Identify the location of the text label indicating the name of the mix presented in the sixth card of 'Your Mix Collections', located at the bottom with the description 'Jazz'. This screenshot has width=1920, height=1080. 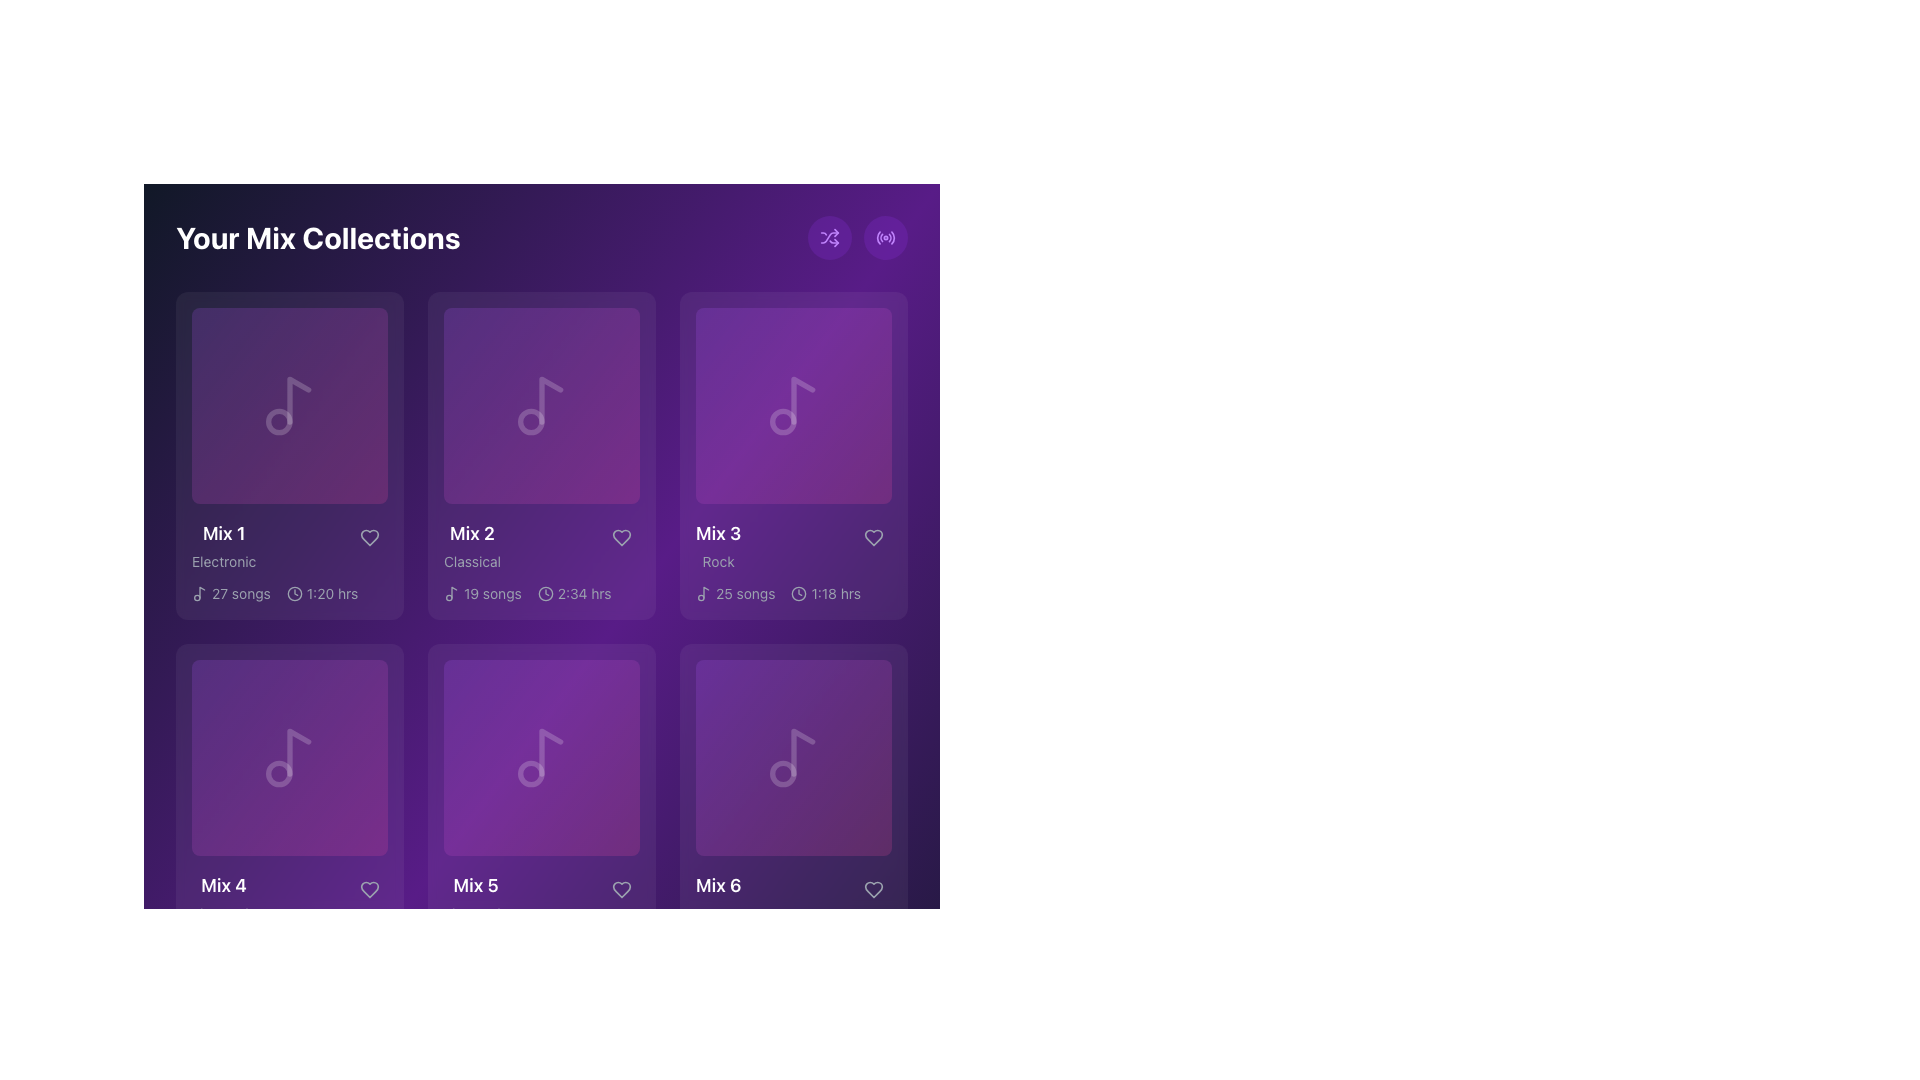
(718, 885).